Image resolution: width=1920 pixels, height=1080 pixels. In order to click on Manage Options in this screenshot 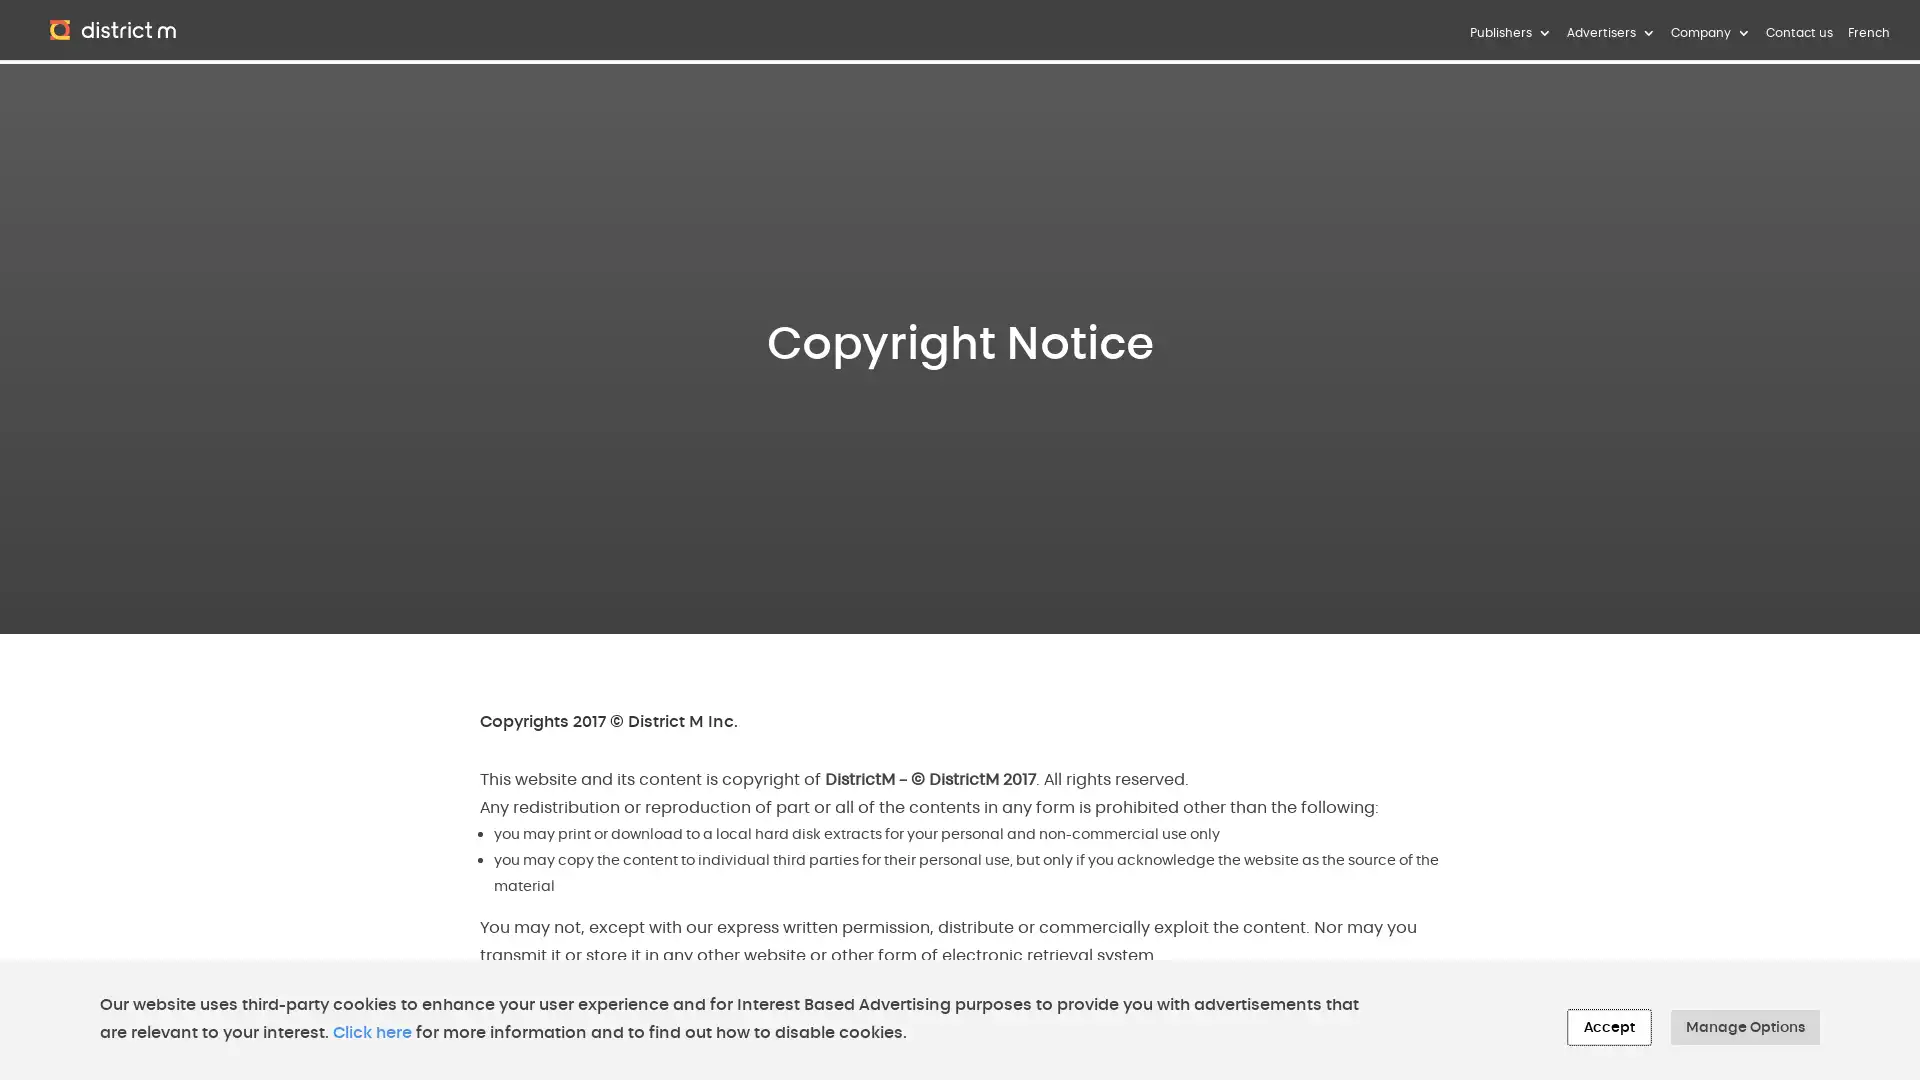, I will do `click(1744, 1027)`.